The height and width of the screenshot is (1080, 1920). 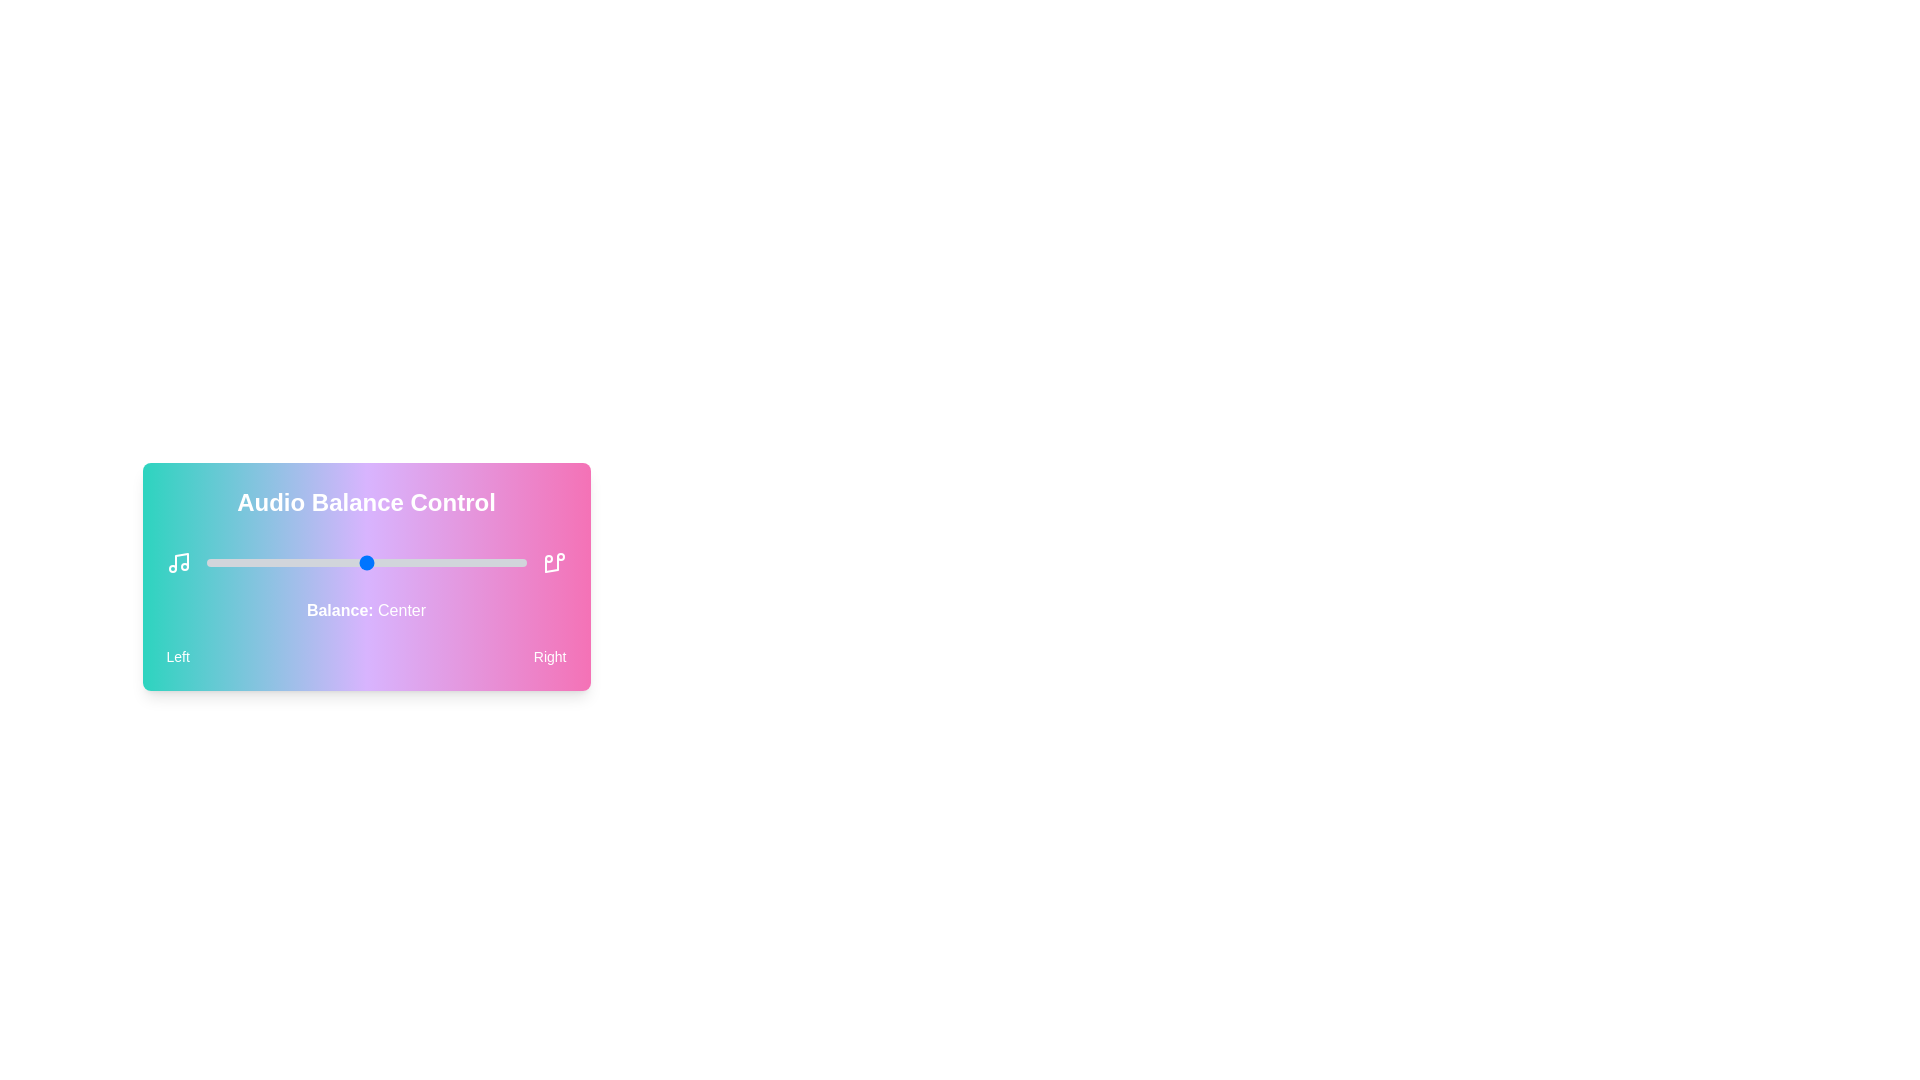 I want to click on the audio balance slider to 86 percent, so click(x=481, y=563).